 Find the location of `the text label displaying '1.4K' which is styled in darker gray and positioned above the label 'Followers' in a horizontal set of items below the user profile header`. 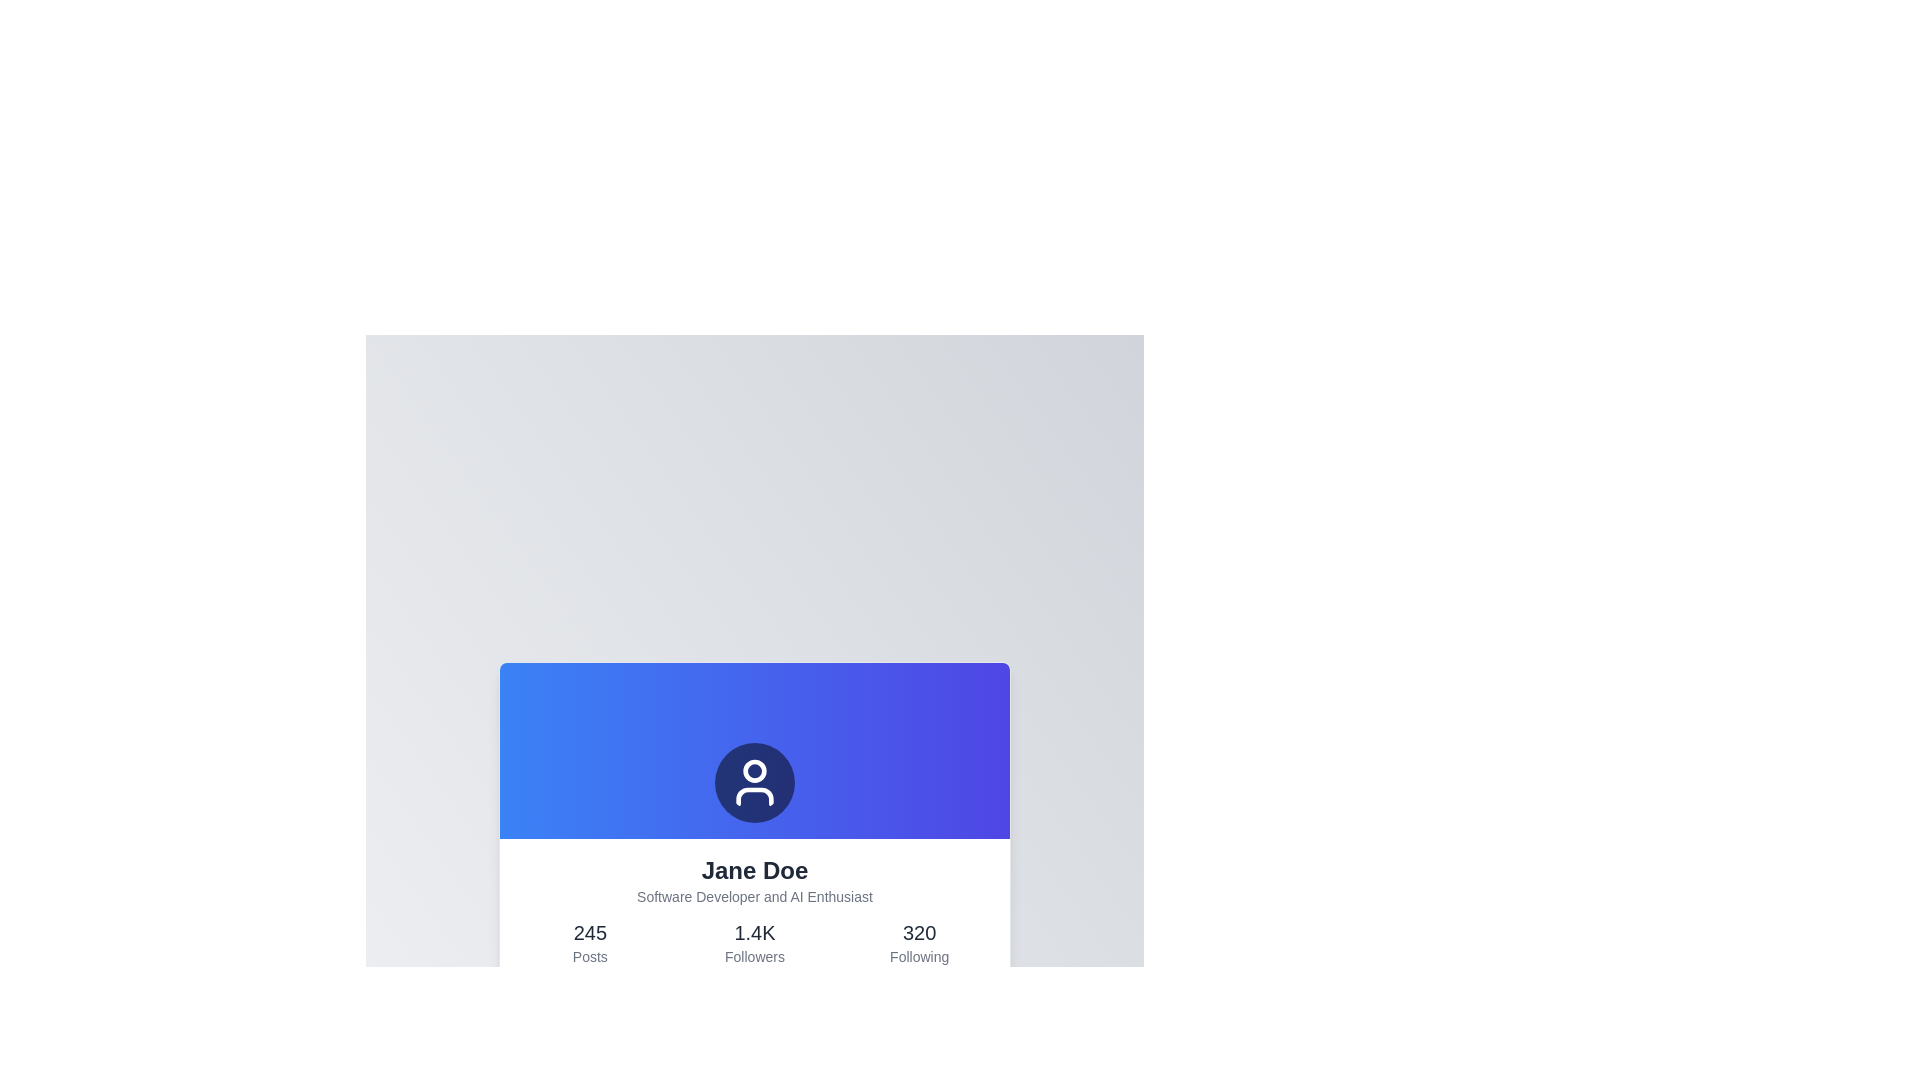

the text label displaying '1.4K' which is styled in darker gray and positioned above the label 'Followers' in a horizontal set of items below the user profile header is located at coordinates (753, 933).